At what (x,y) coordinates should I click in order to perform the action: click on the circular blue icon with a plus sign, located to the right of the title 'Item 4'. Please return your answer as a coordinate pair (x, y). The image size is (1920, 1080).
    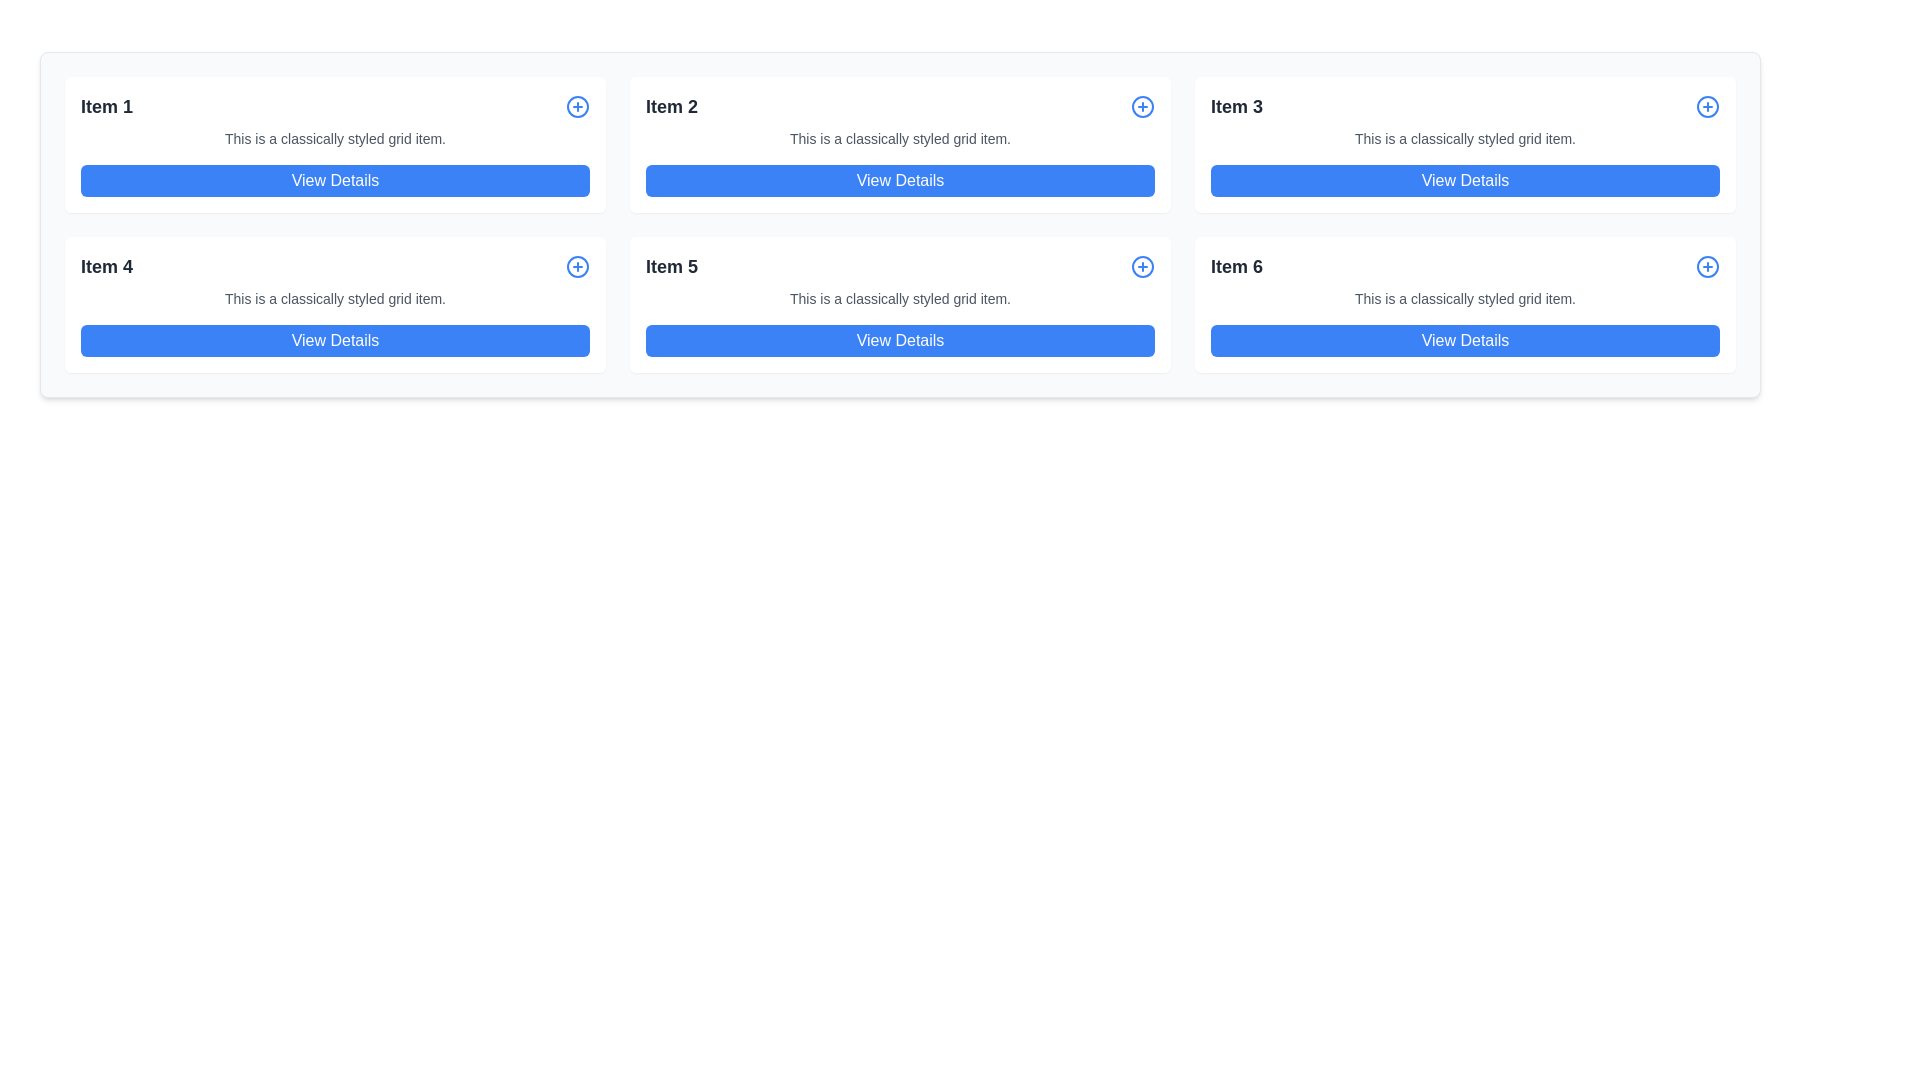
    Looking at the image, I should click on (576, 265).